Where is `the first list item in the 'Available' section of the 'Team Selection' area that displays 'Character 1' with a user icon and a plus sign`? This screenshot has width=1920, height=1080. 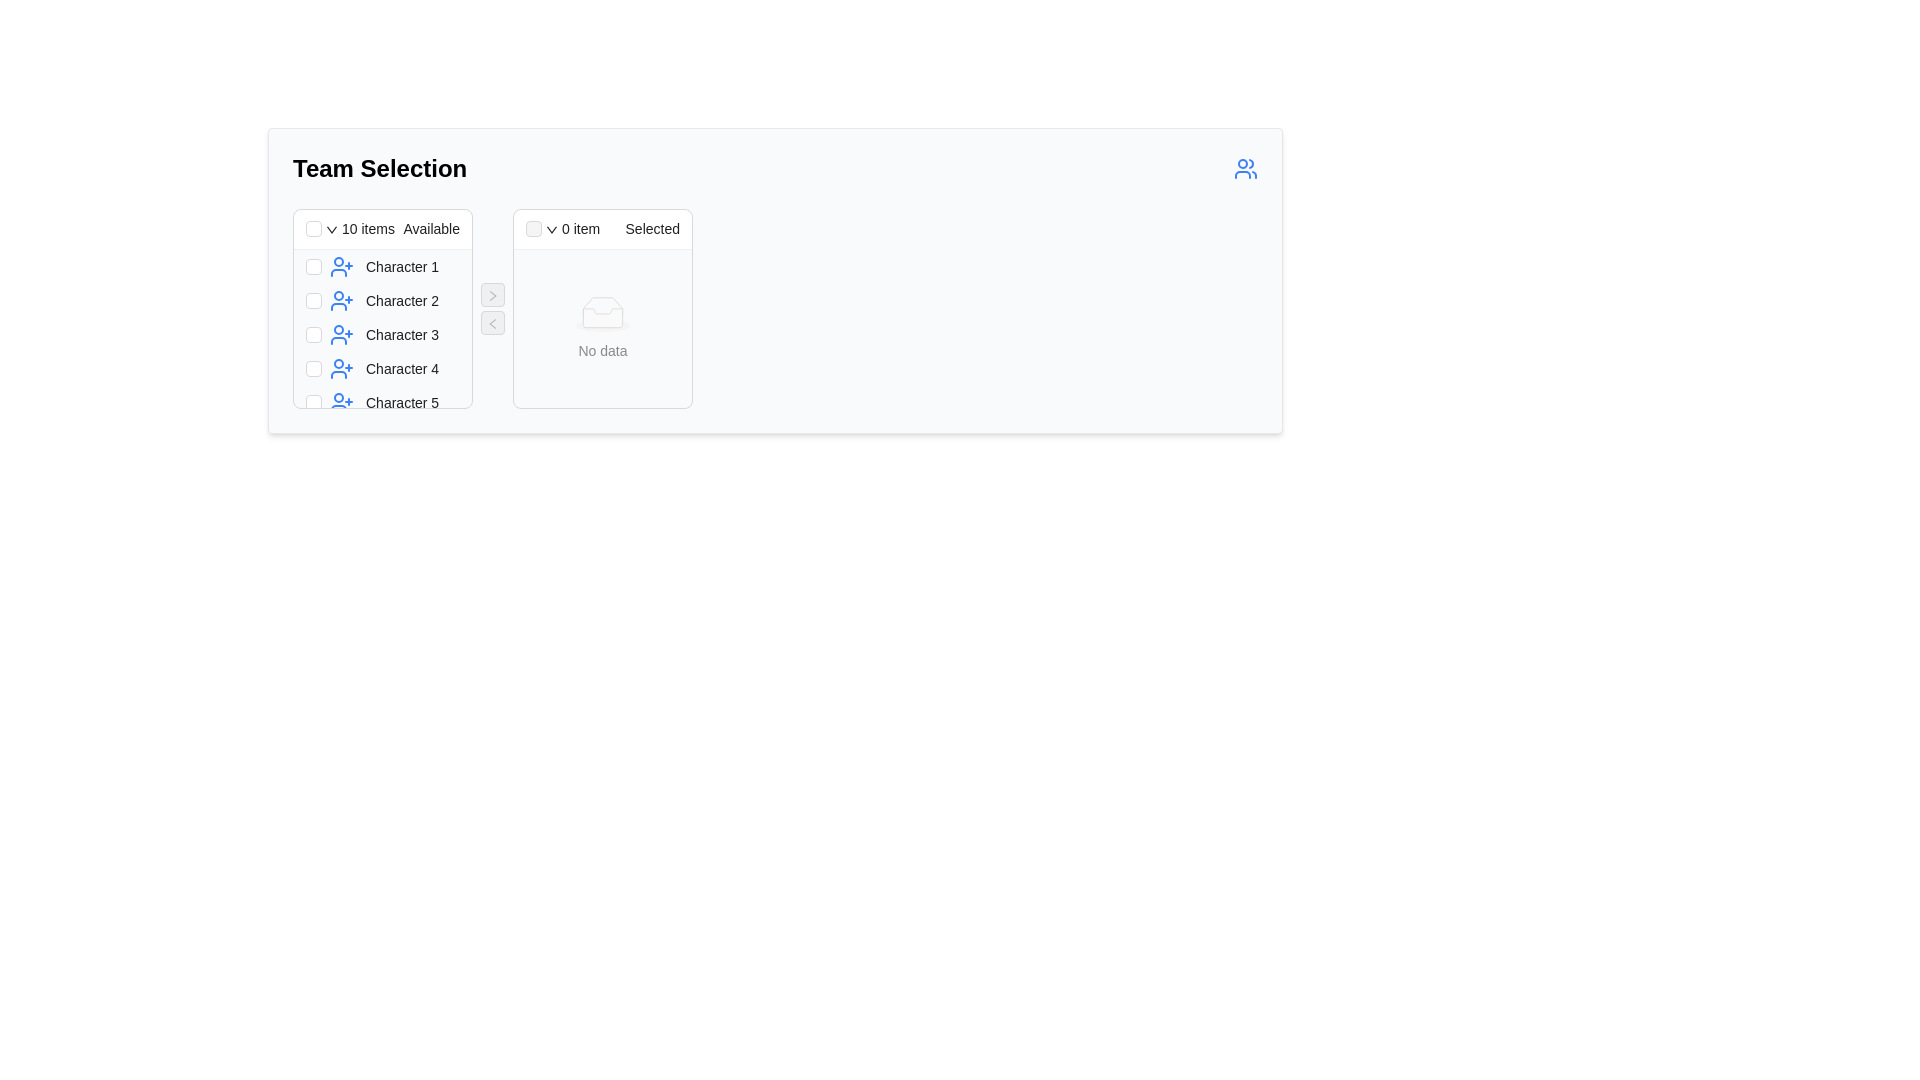 the first list item in the 'Available' section of the 'Team Selection' area that displays 'Character 1' with a user icon and a plus sign is located at coordinates (394, 265).